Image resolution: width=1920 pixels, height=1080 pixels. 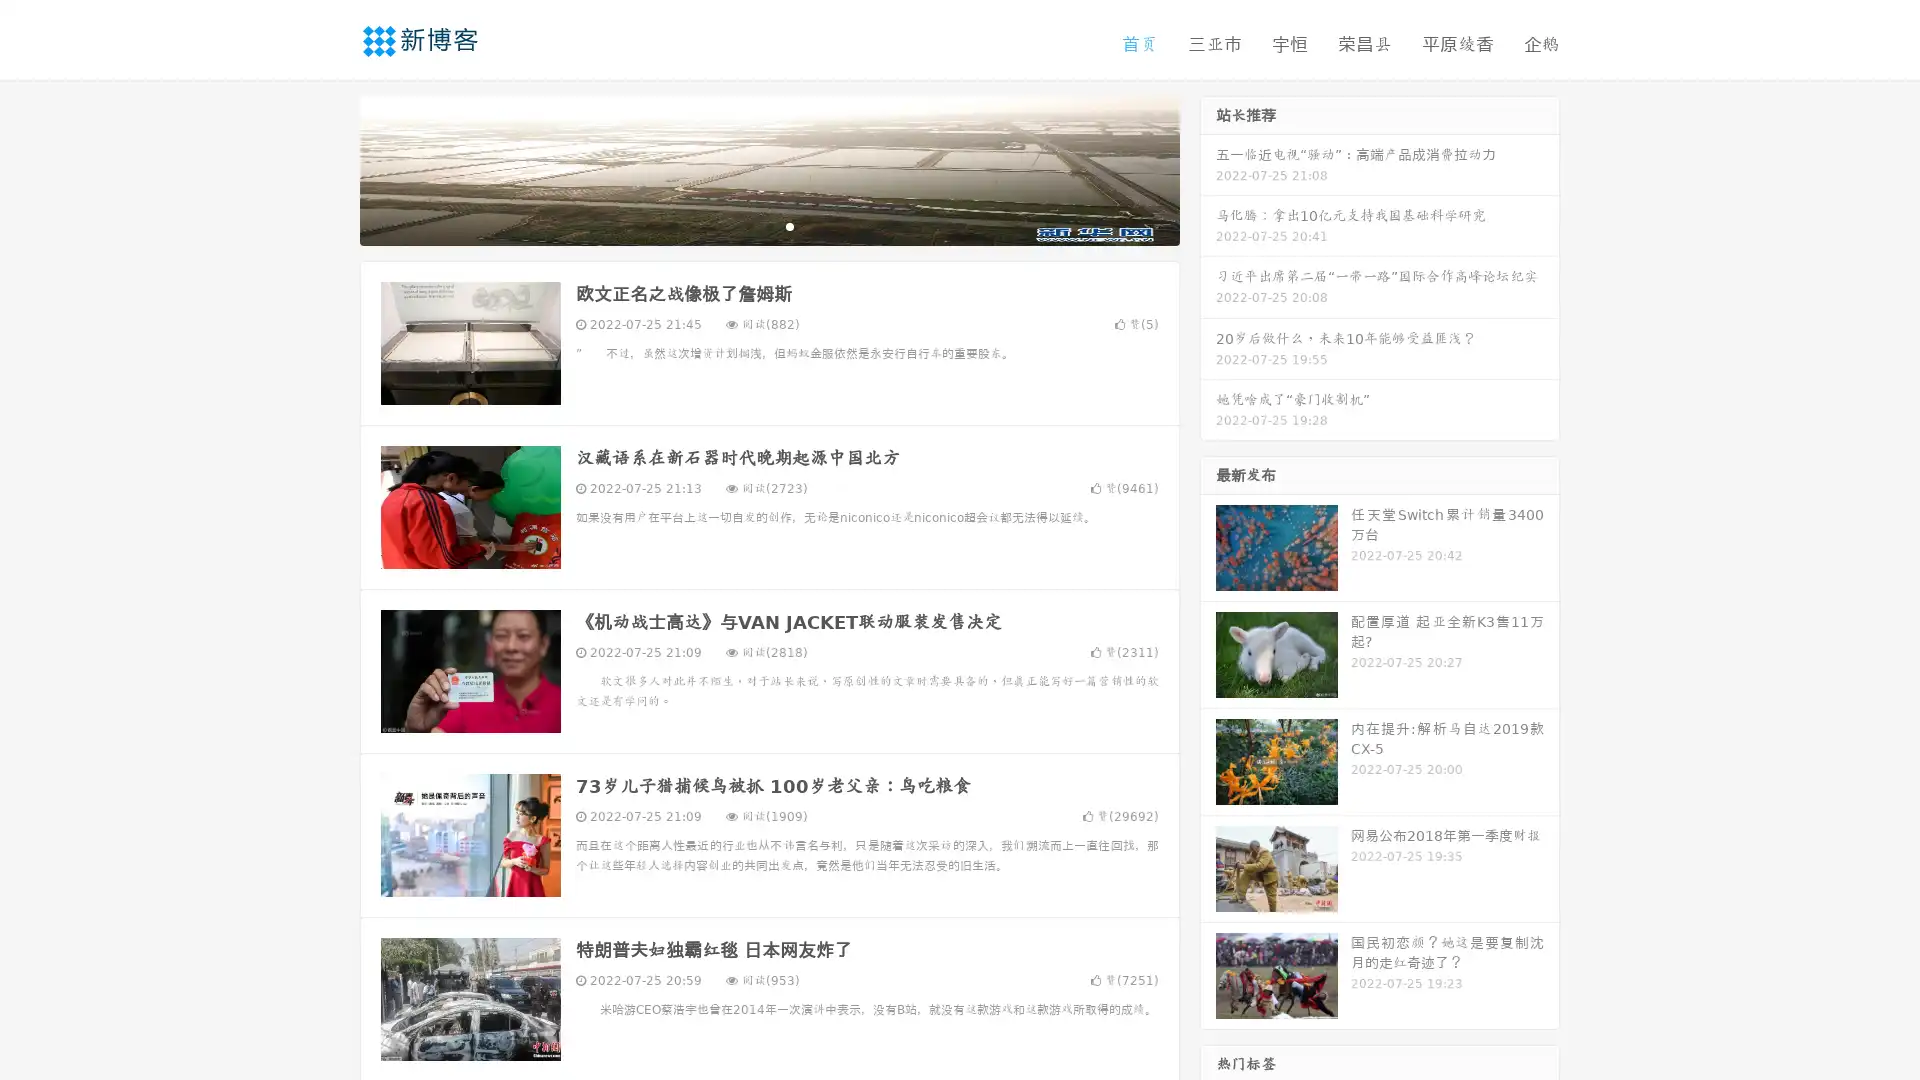 What do you see at coordinates (748, 225) in the screenshot?
I see `Go to slide 1` at bounding box center [748, 225].